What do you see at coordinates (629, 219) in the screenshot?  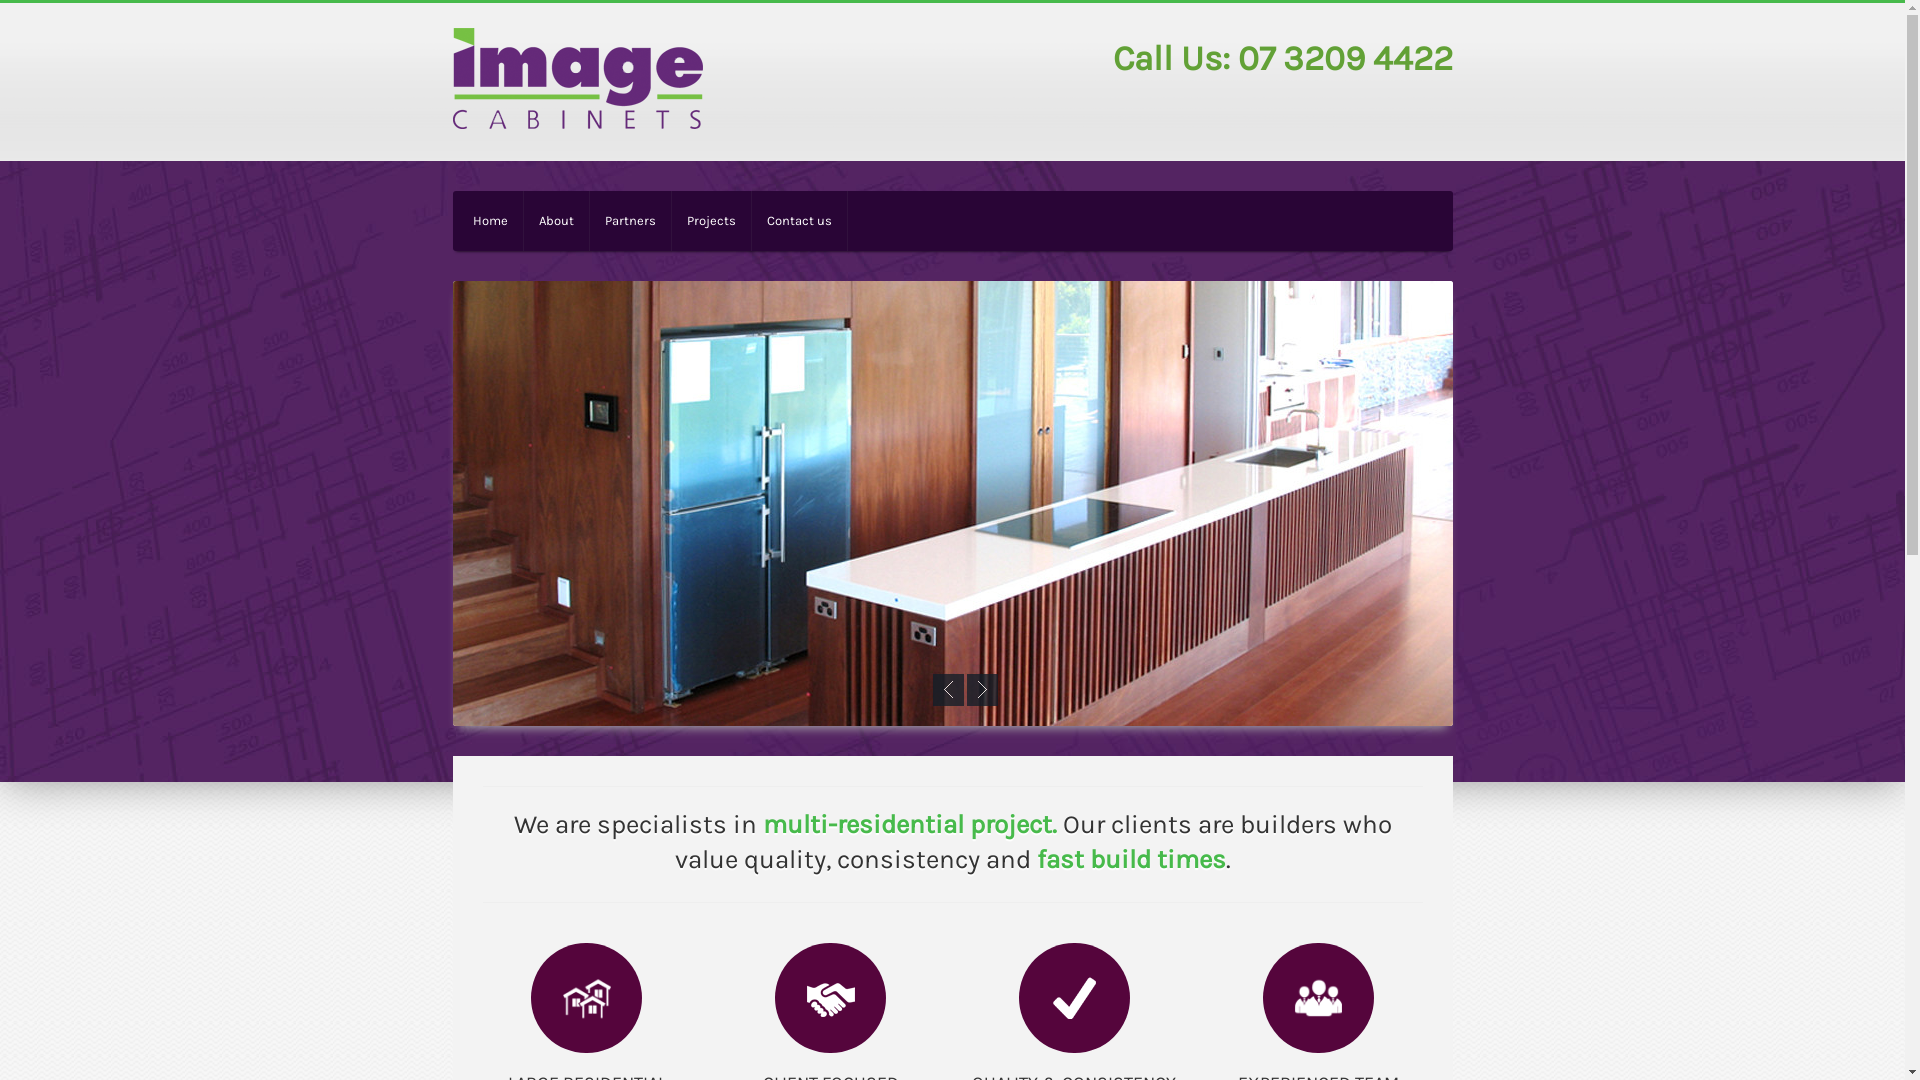 I see `'Partners'` at bounding box center [629, 219].